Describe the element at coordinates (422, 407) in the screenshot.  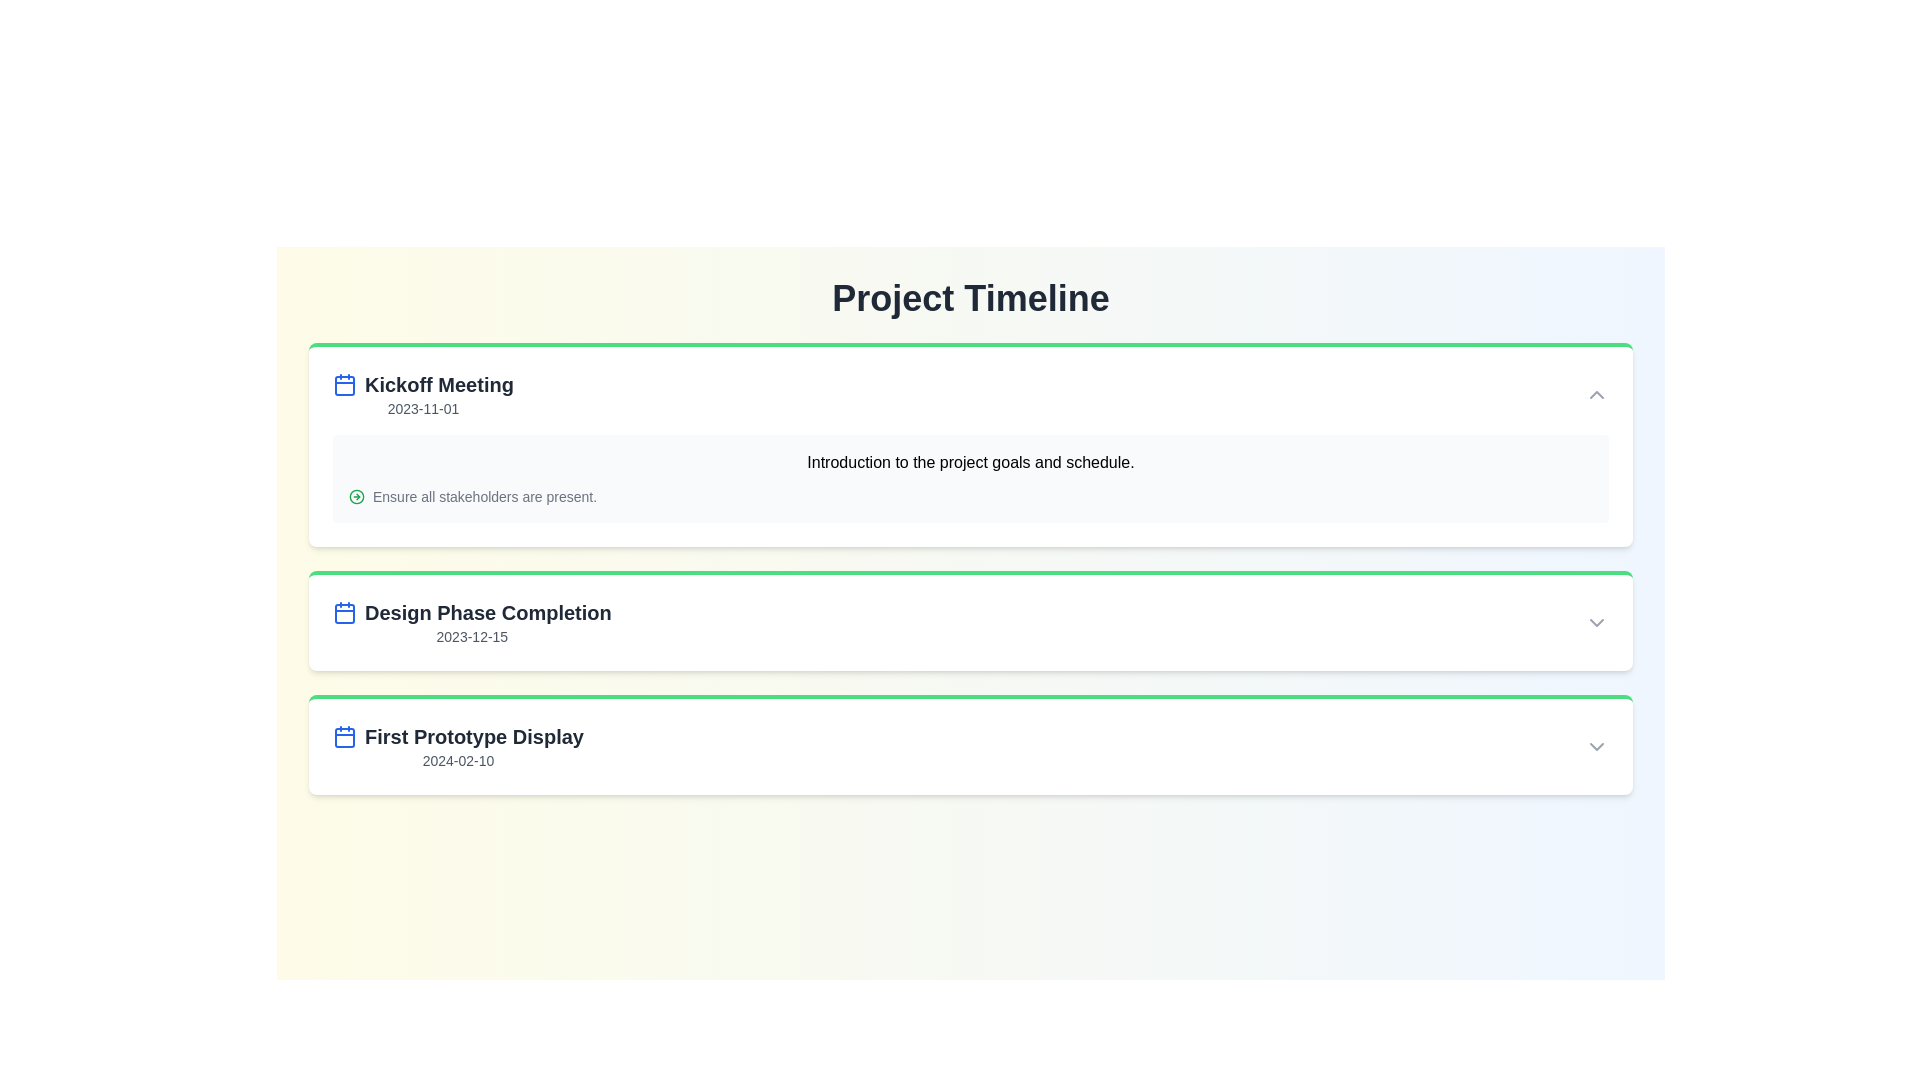
I see `the text label displaying the date '2023-11-01' below the 'Kickoff Meeting' header` at that location.